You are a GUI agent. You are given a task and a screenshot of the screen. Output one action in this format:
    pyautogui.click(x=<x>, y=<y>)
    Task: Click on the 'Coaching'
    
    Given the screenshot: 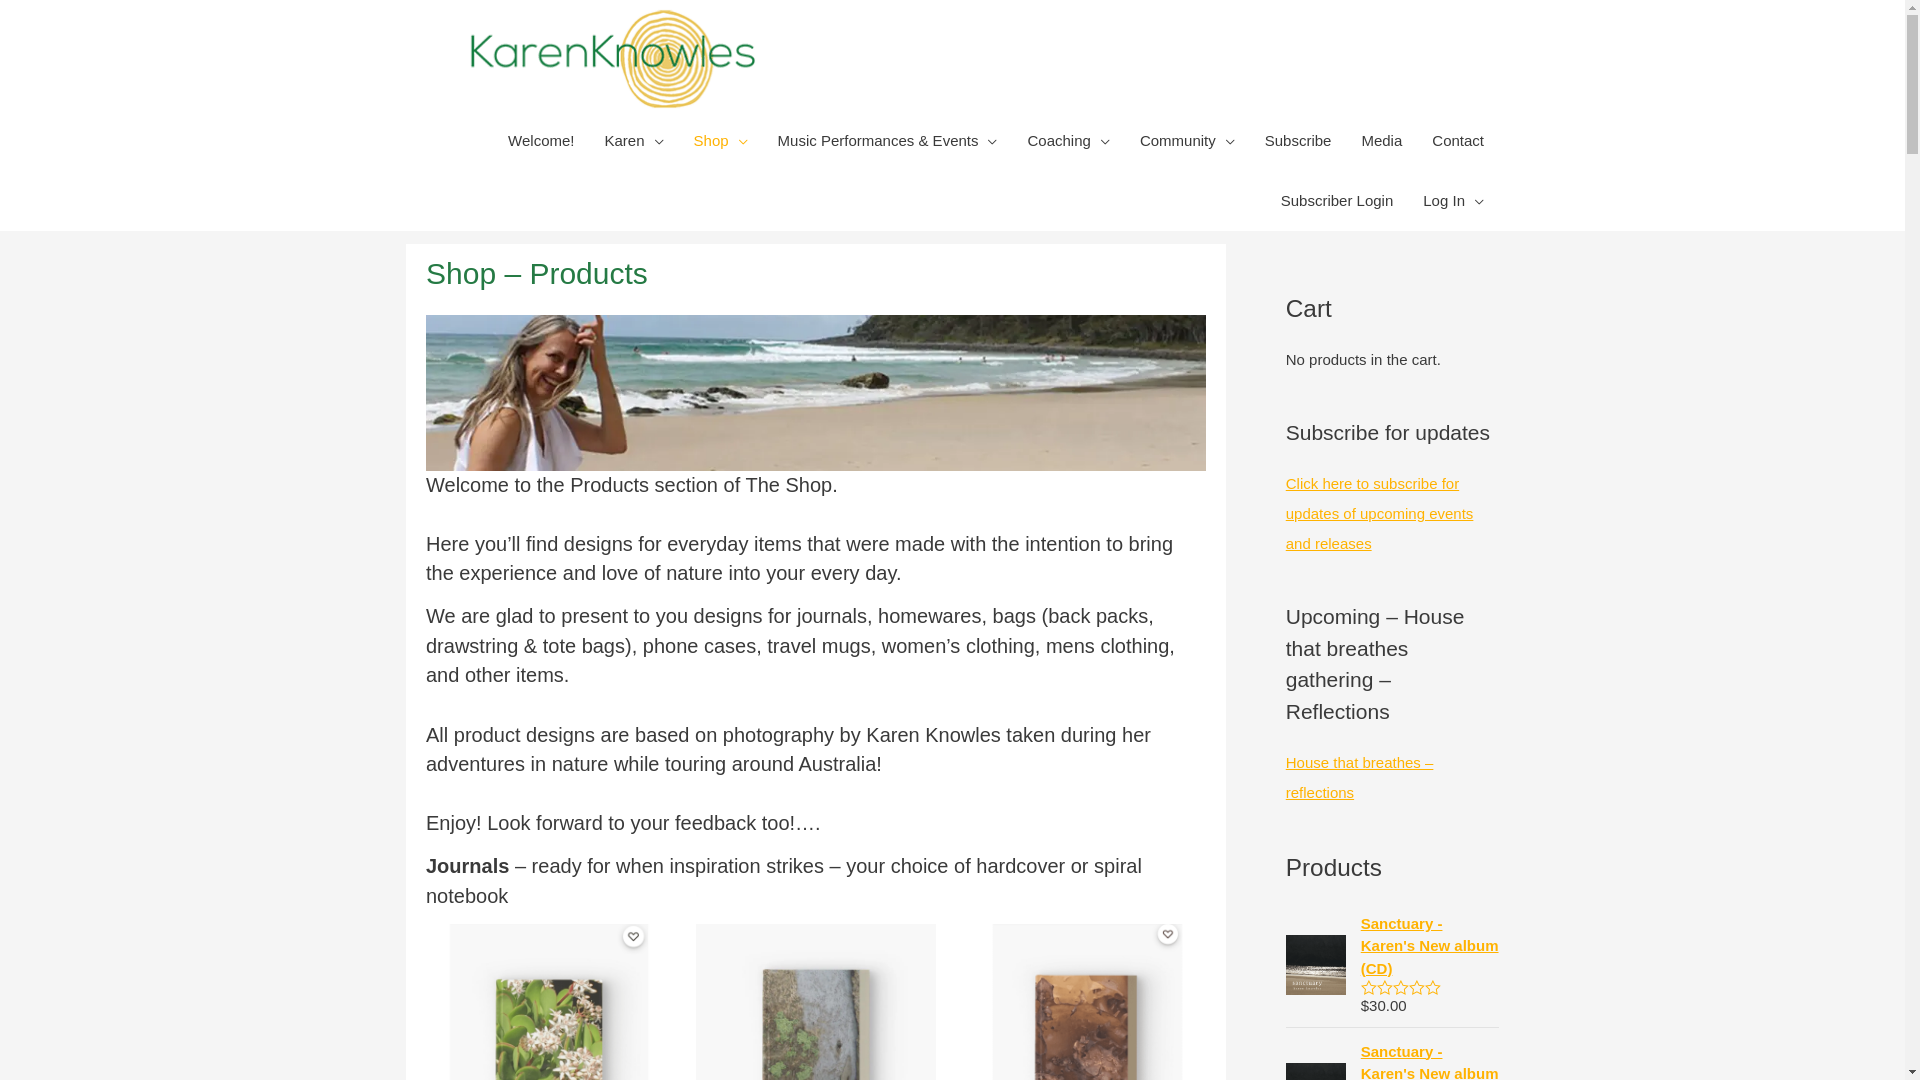 What is the action you would take?
    pyautogui.click(x=1067, y=140)
    